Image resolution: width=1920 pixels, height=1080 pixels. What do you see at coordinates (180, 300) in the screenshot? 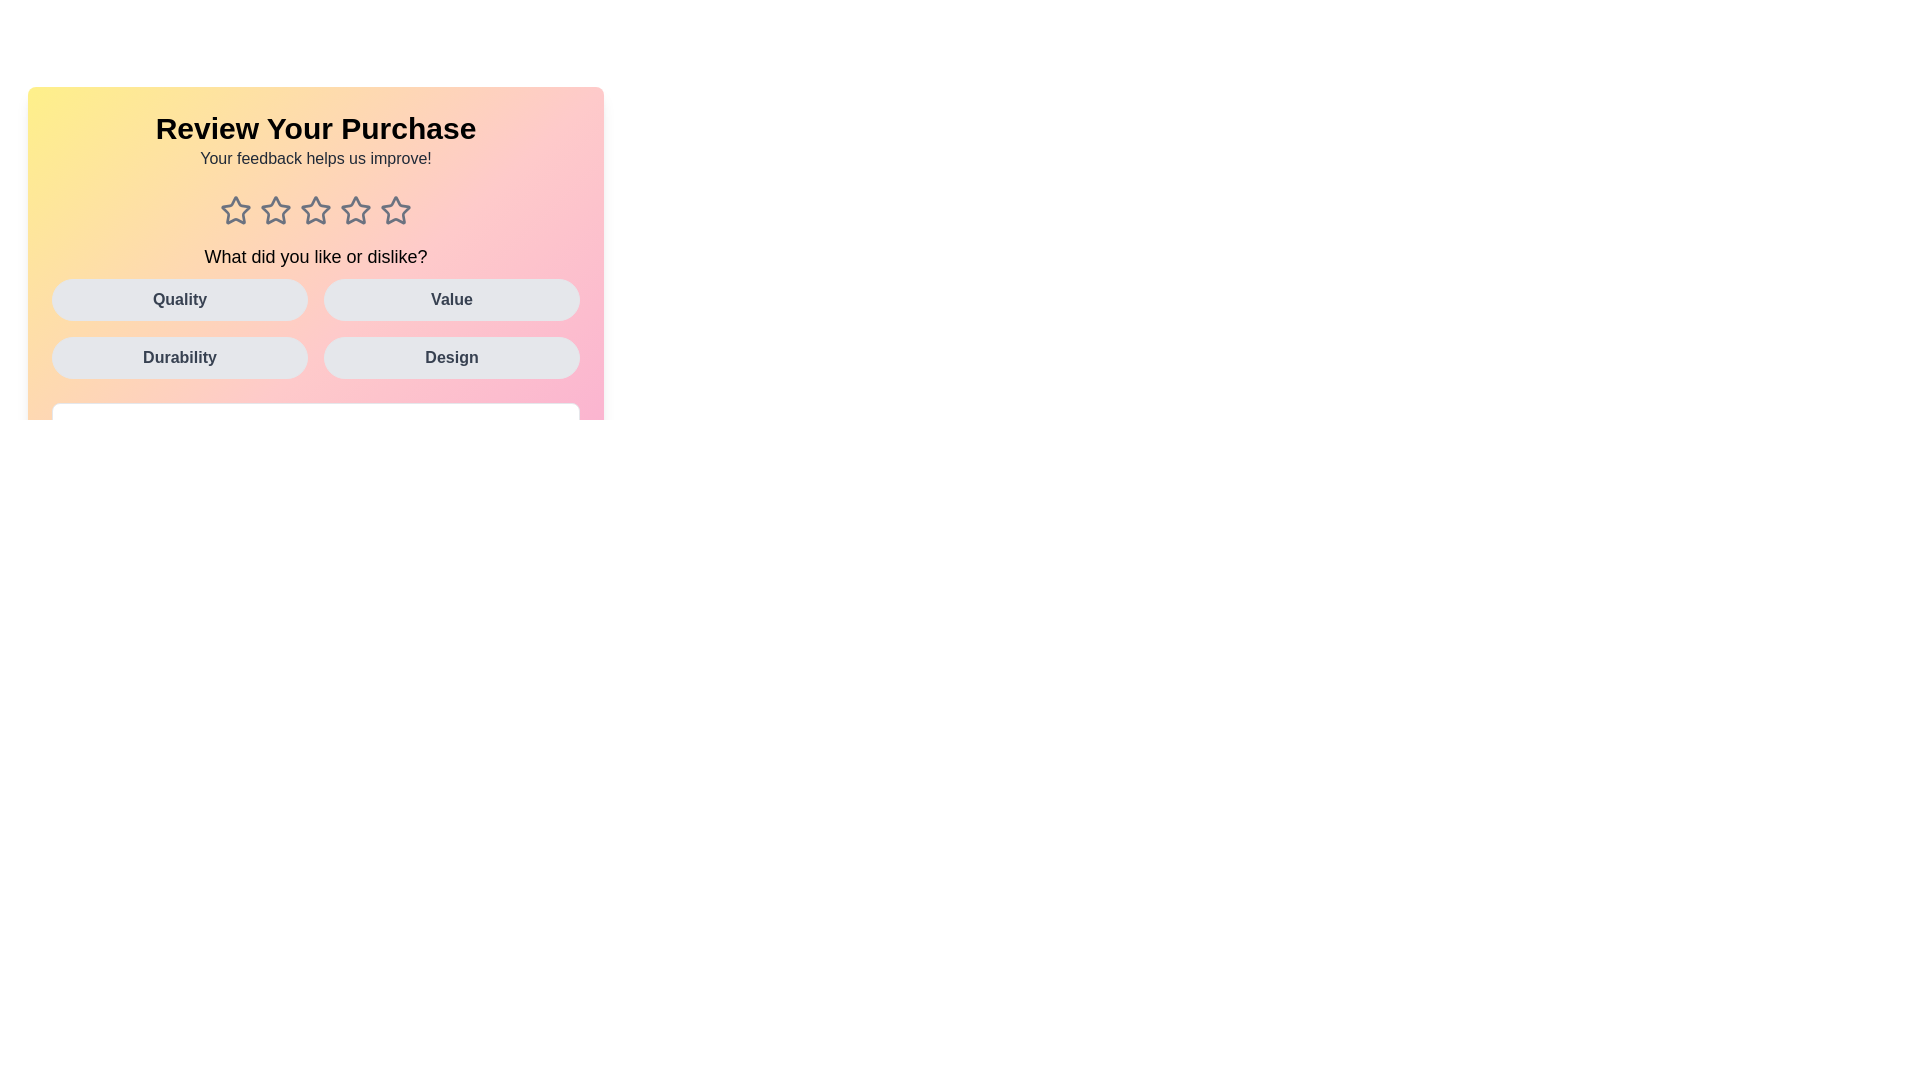
I see `the 'Quality' button, which is the first button in a grid layout` at bounding box center [180, 300].